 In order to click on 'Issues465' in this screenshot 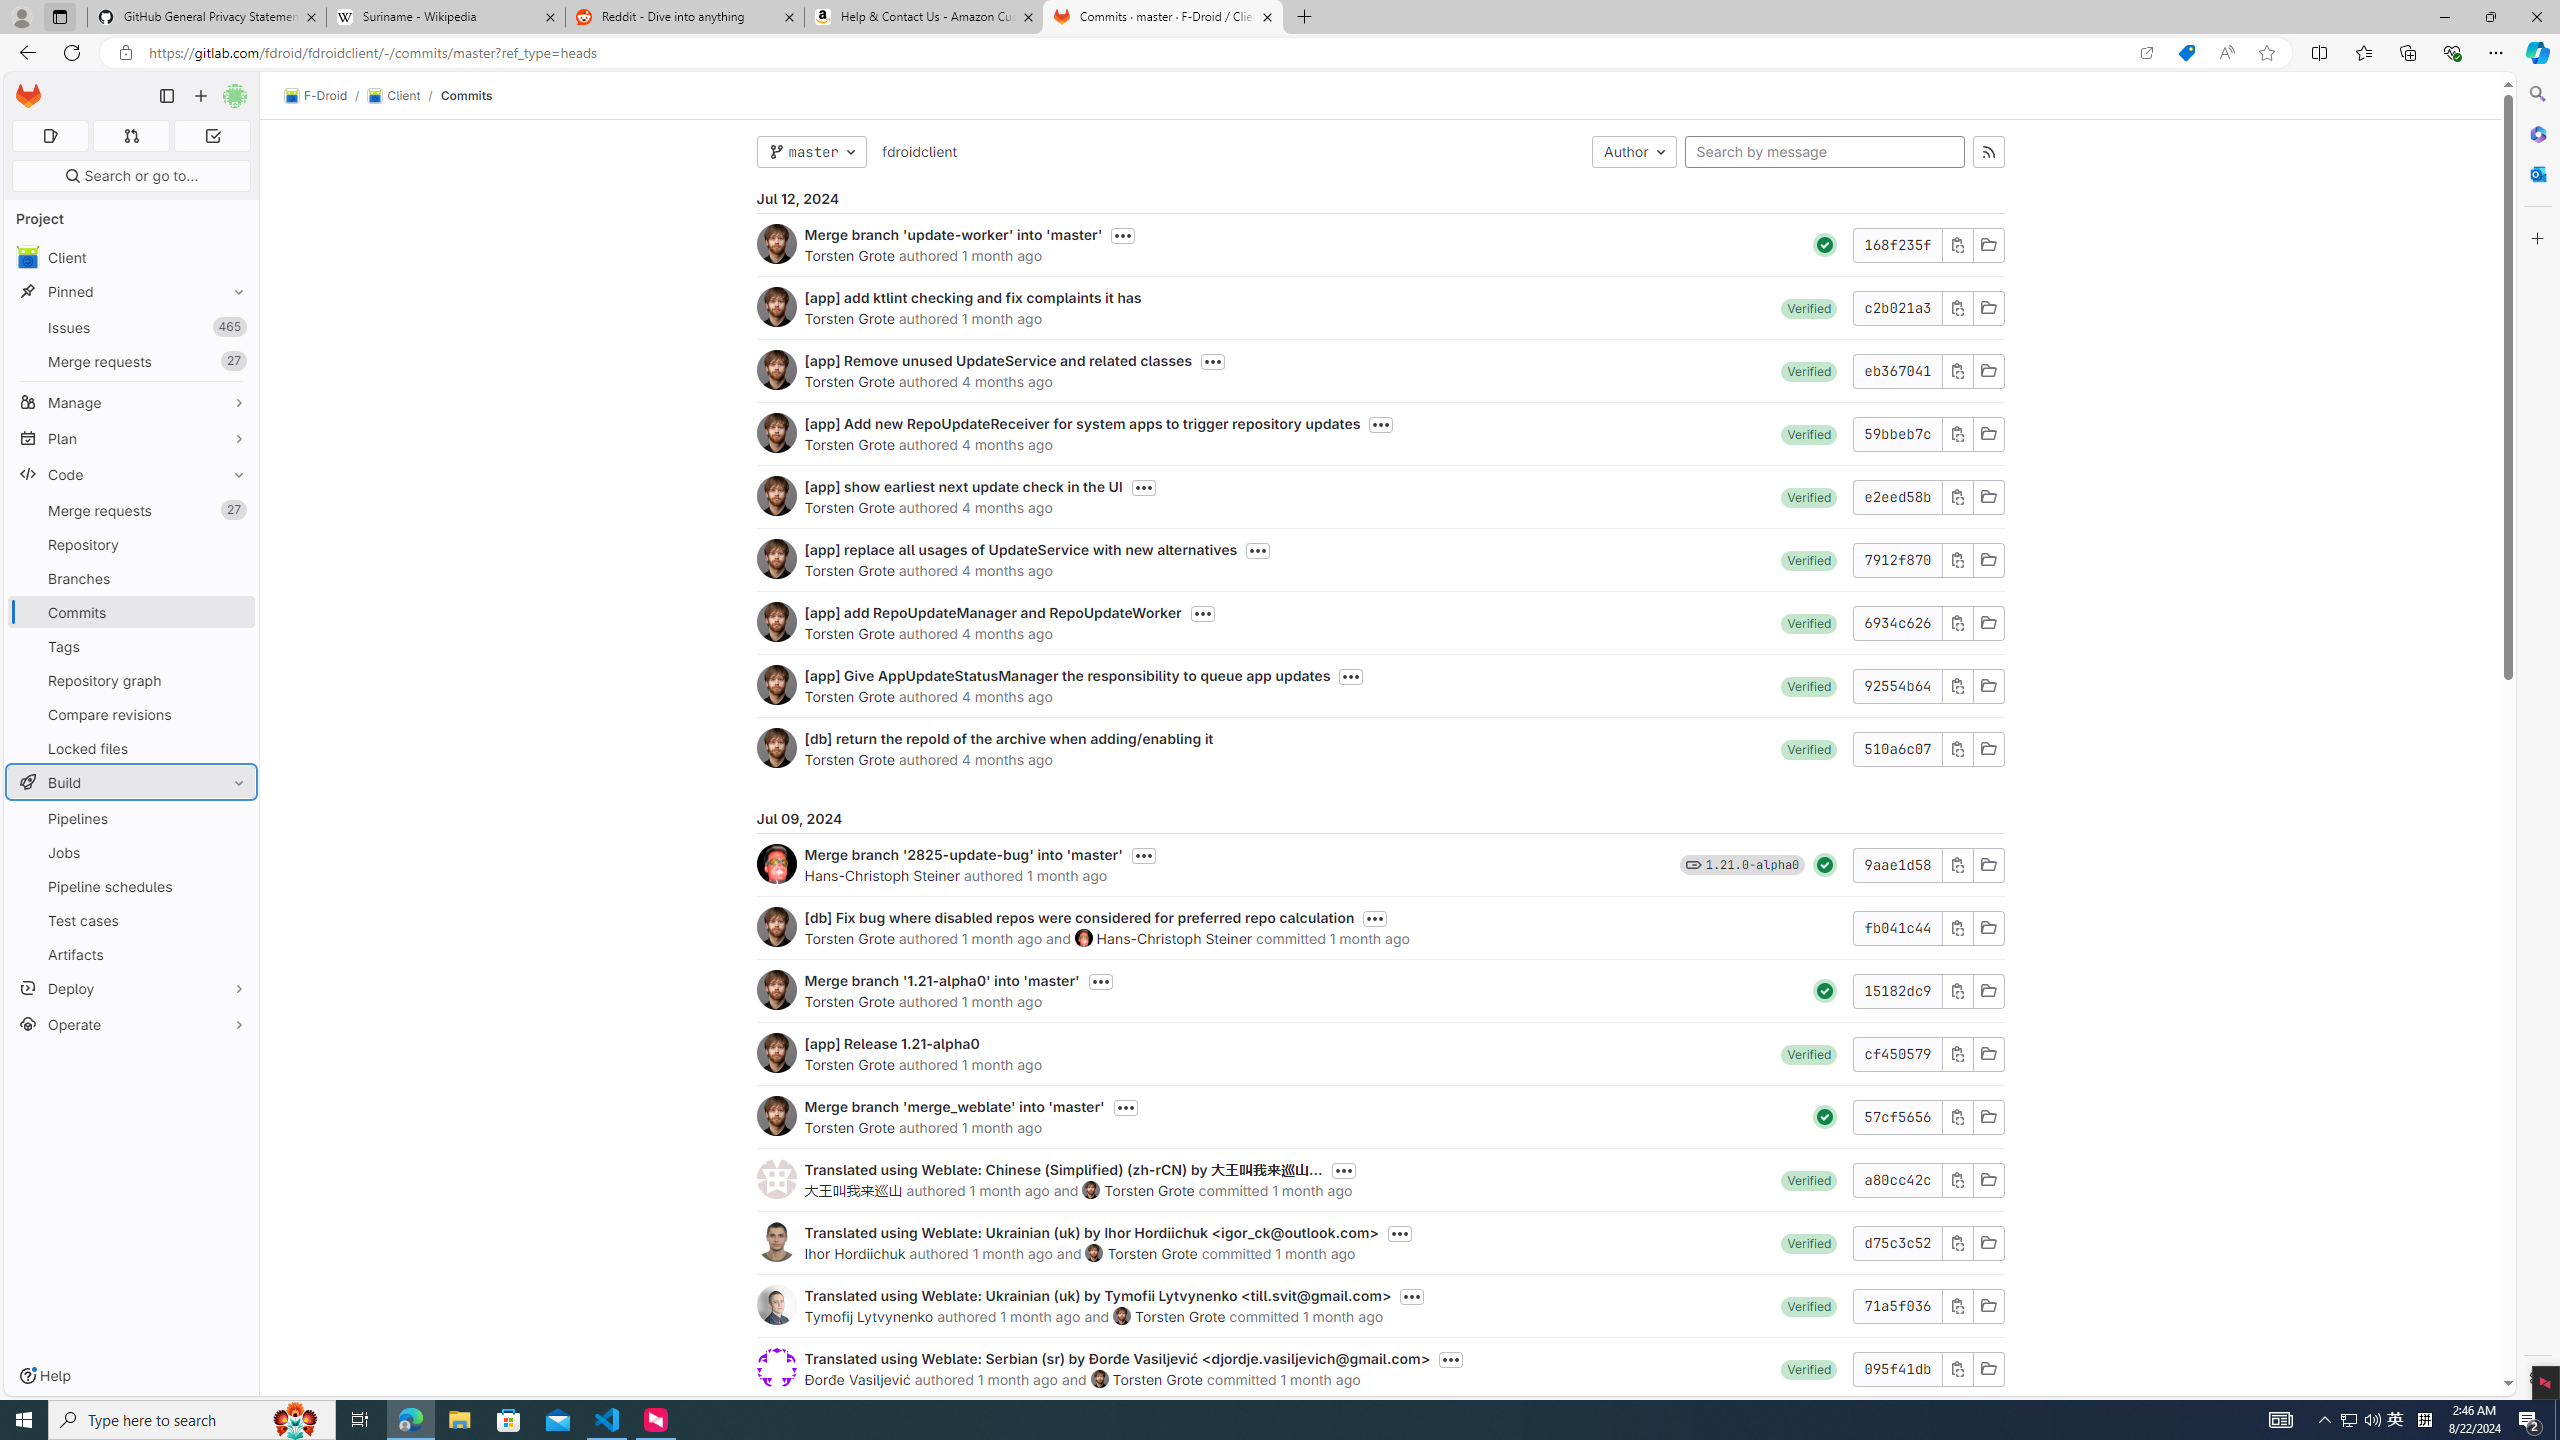, I will do `click(130, 326)`.